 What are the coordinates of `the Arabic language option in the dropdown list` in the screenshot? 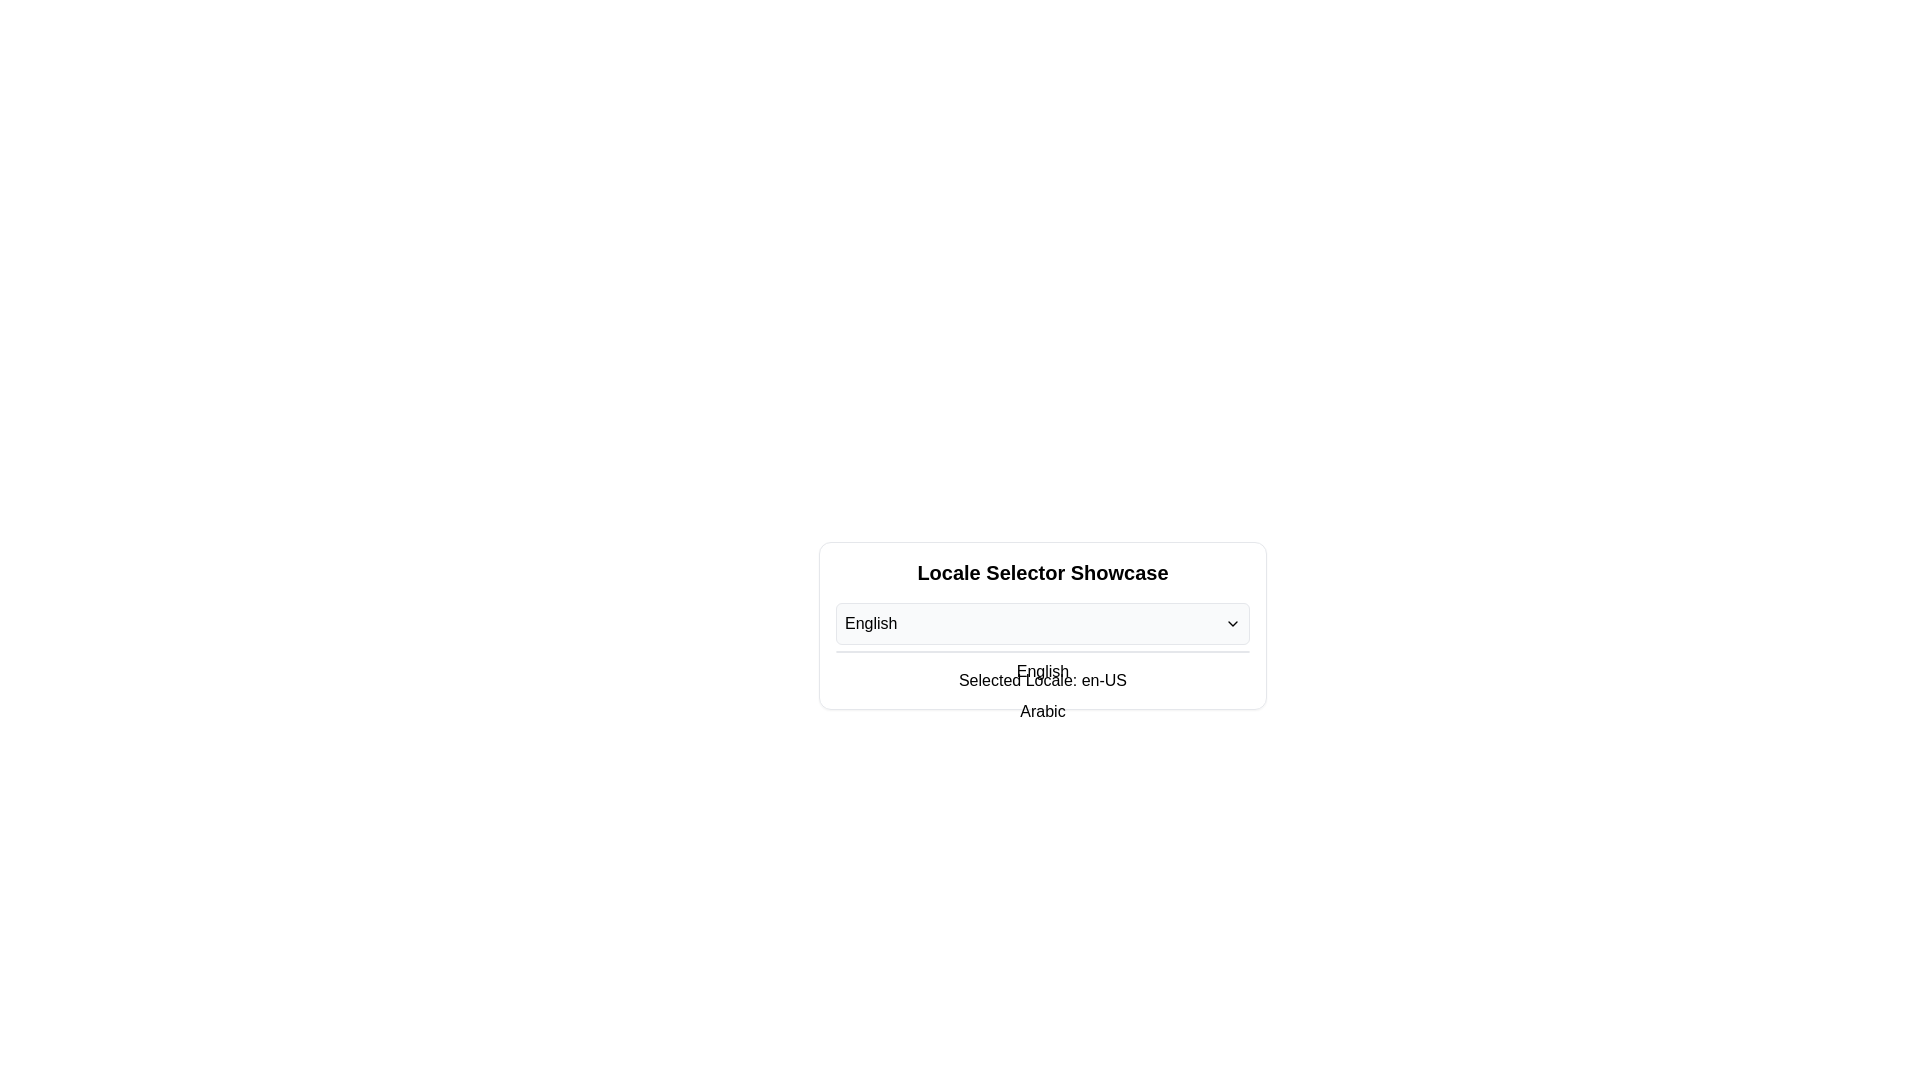 It's located at (1041, 711).